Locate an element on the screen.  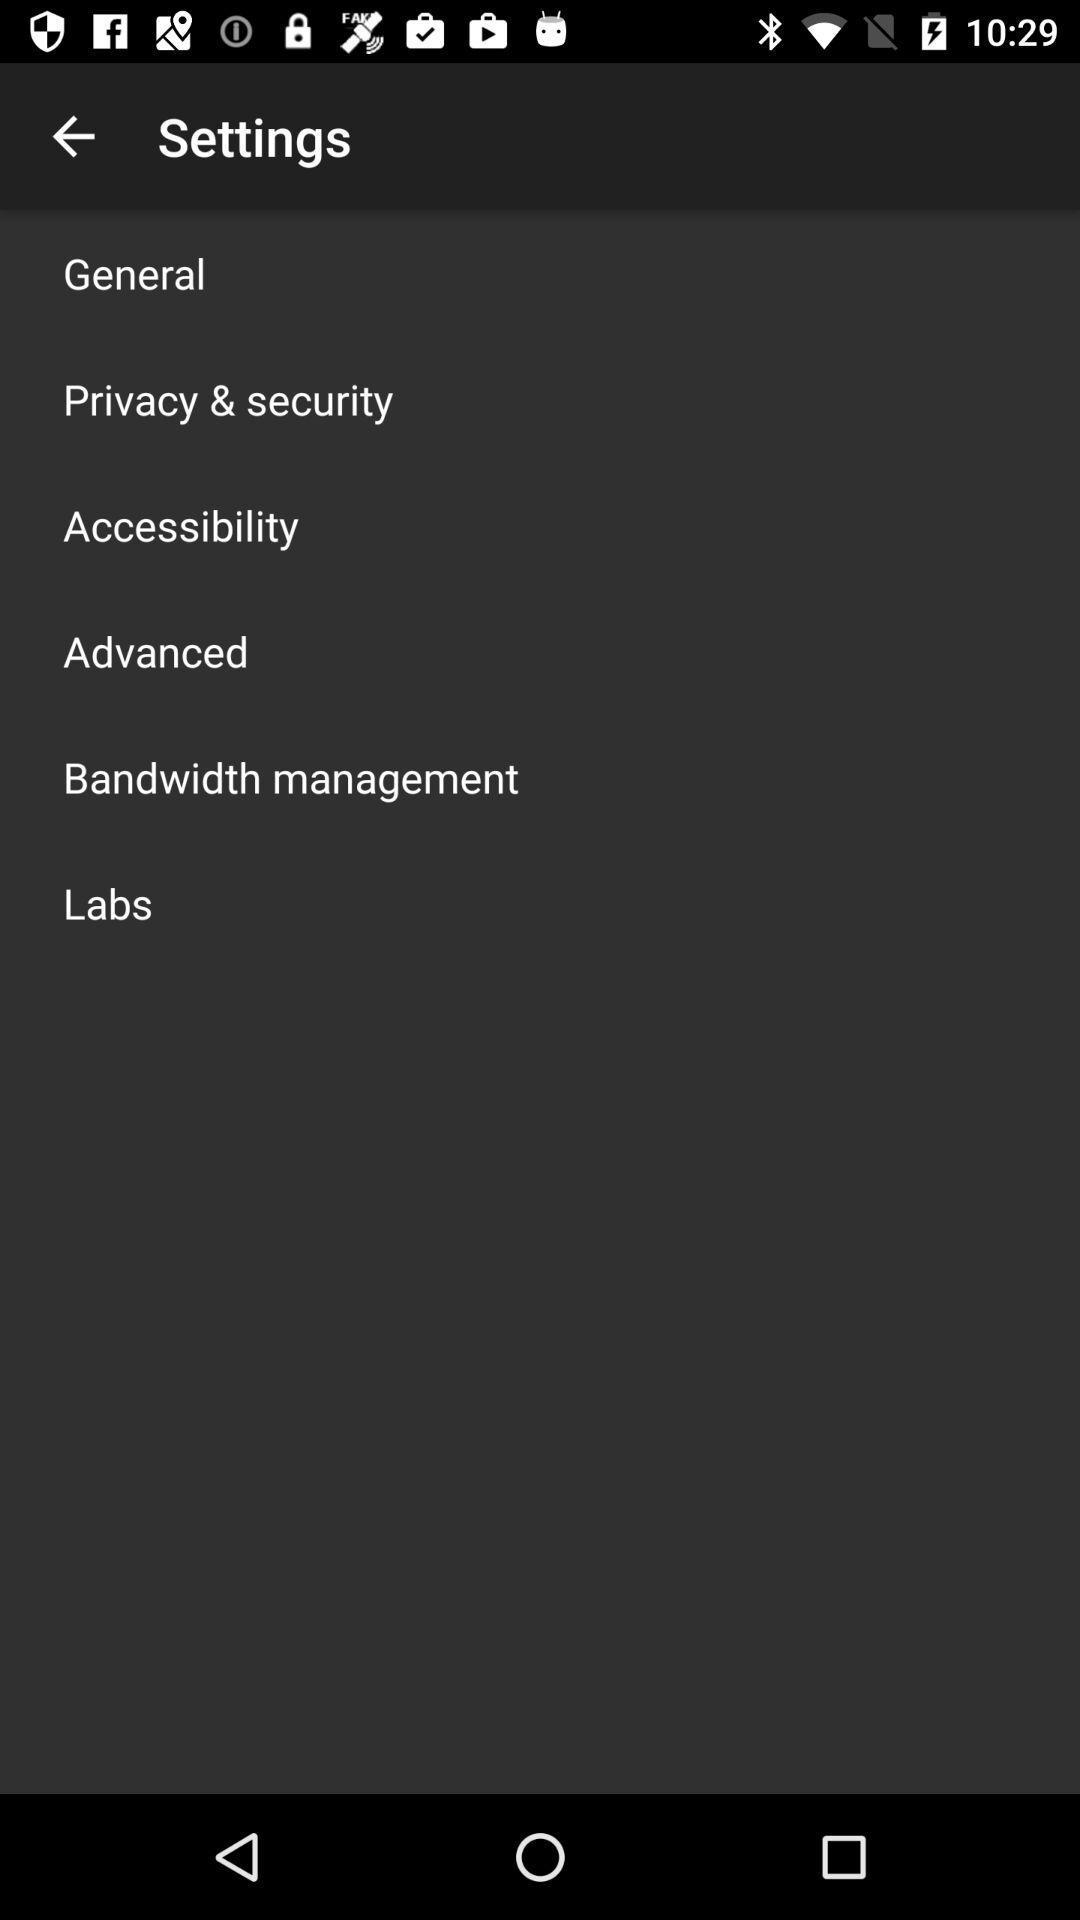
advanced icon is located at coordinates (154, 651).